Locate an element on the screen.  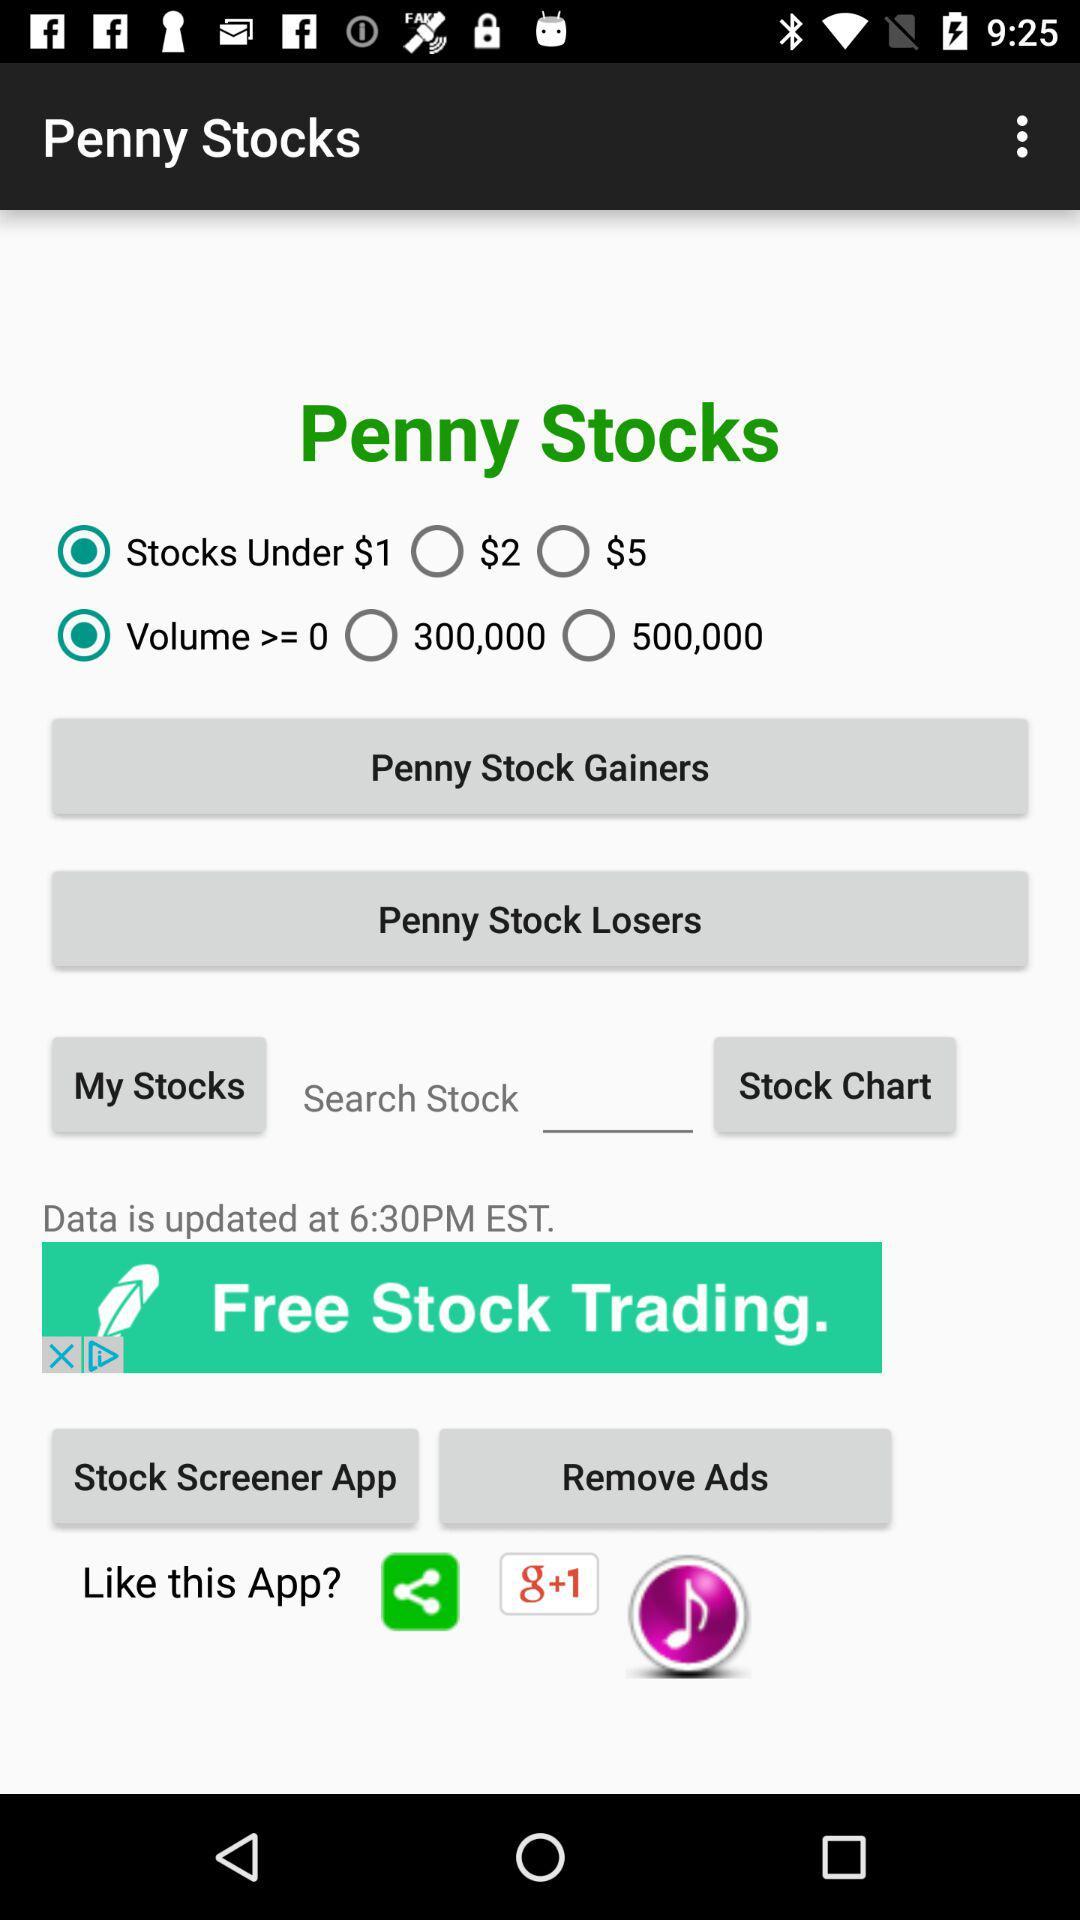
item to the left of 300,000 icon is located at coordinates (185, 634).